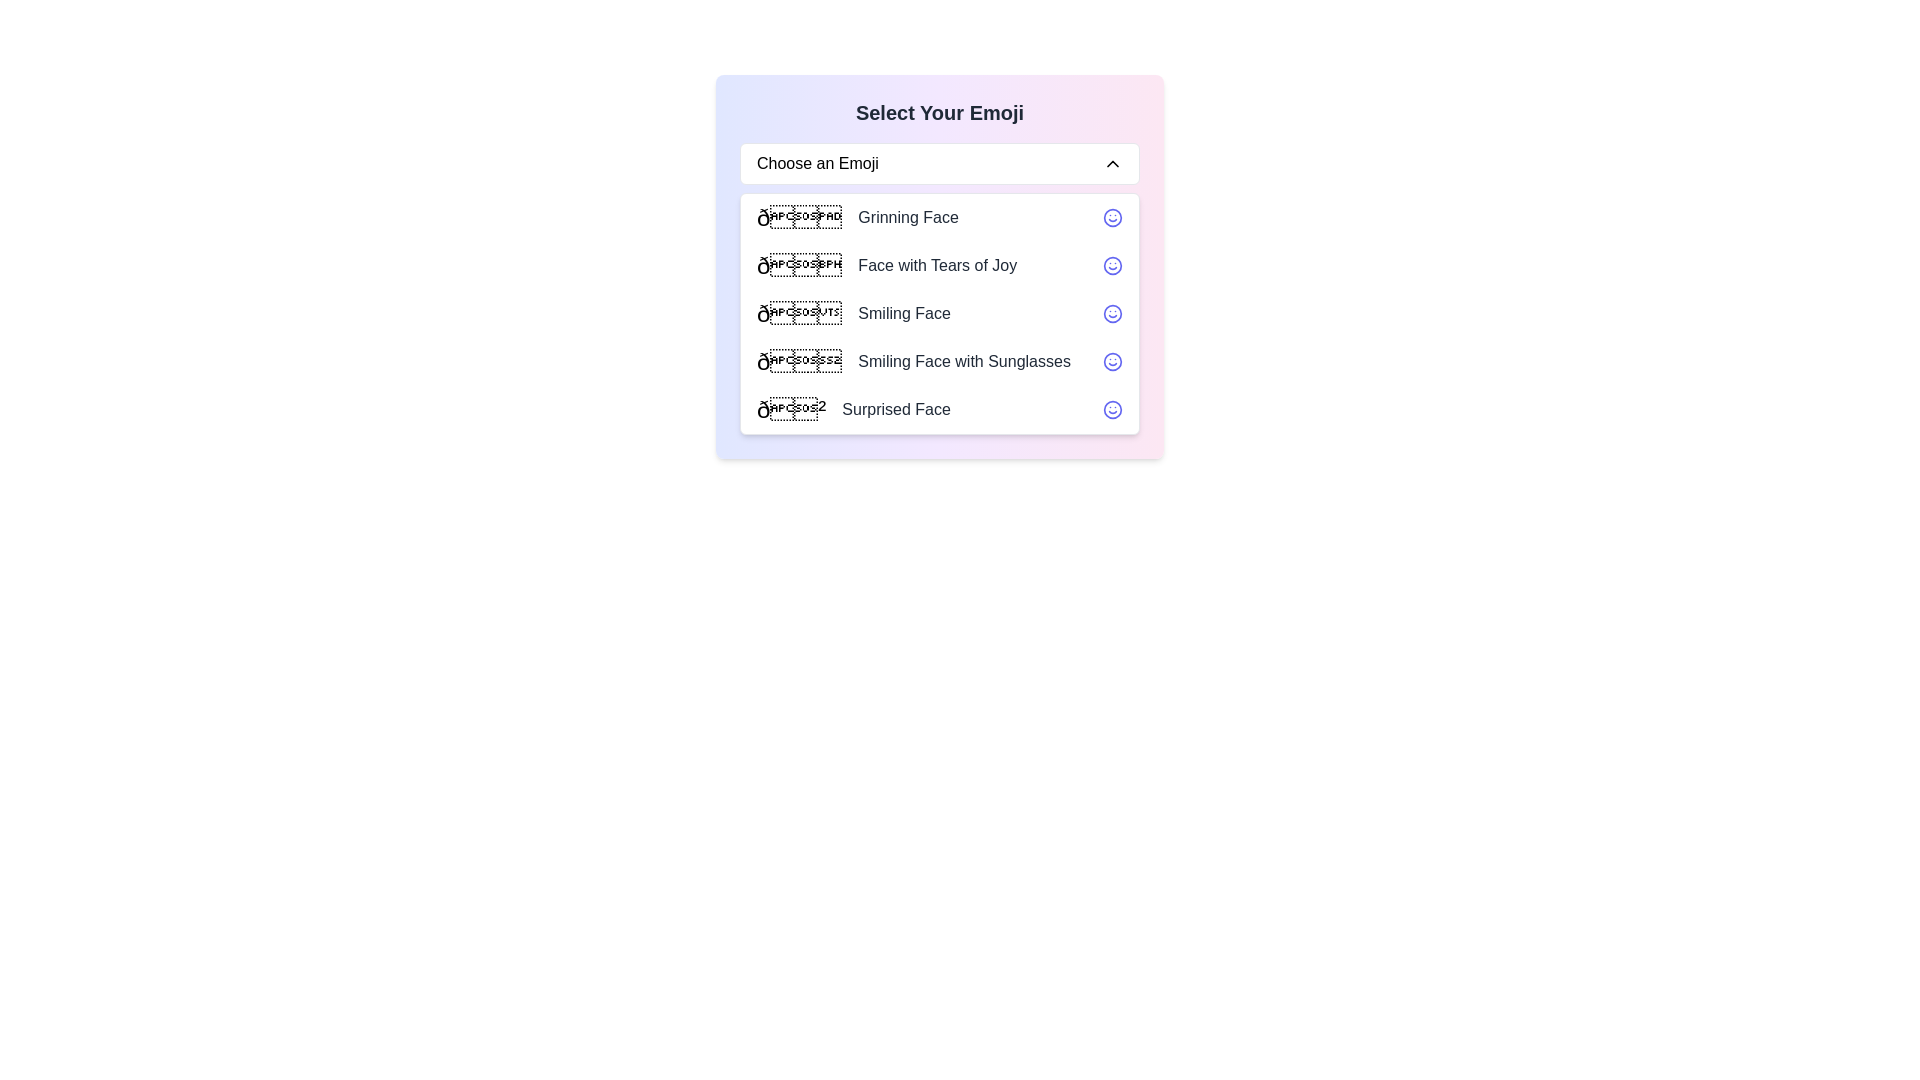 This screenshot has width=1920, height=1080. What do you see at coordinates (1112, 362) in the screenshot?
I see `the circular indigo smiley face icon located at the far-right end of the 'Smiling Face with Sunglasses' dropdown menu` at bounding box center [1112, 362].